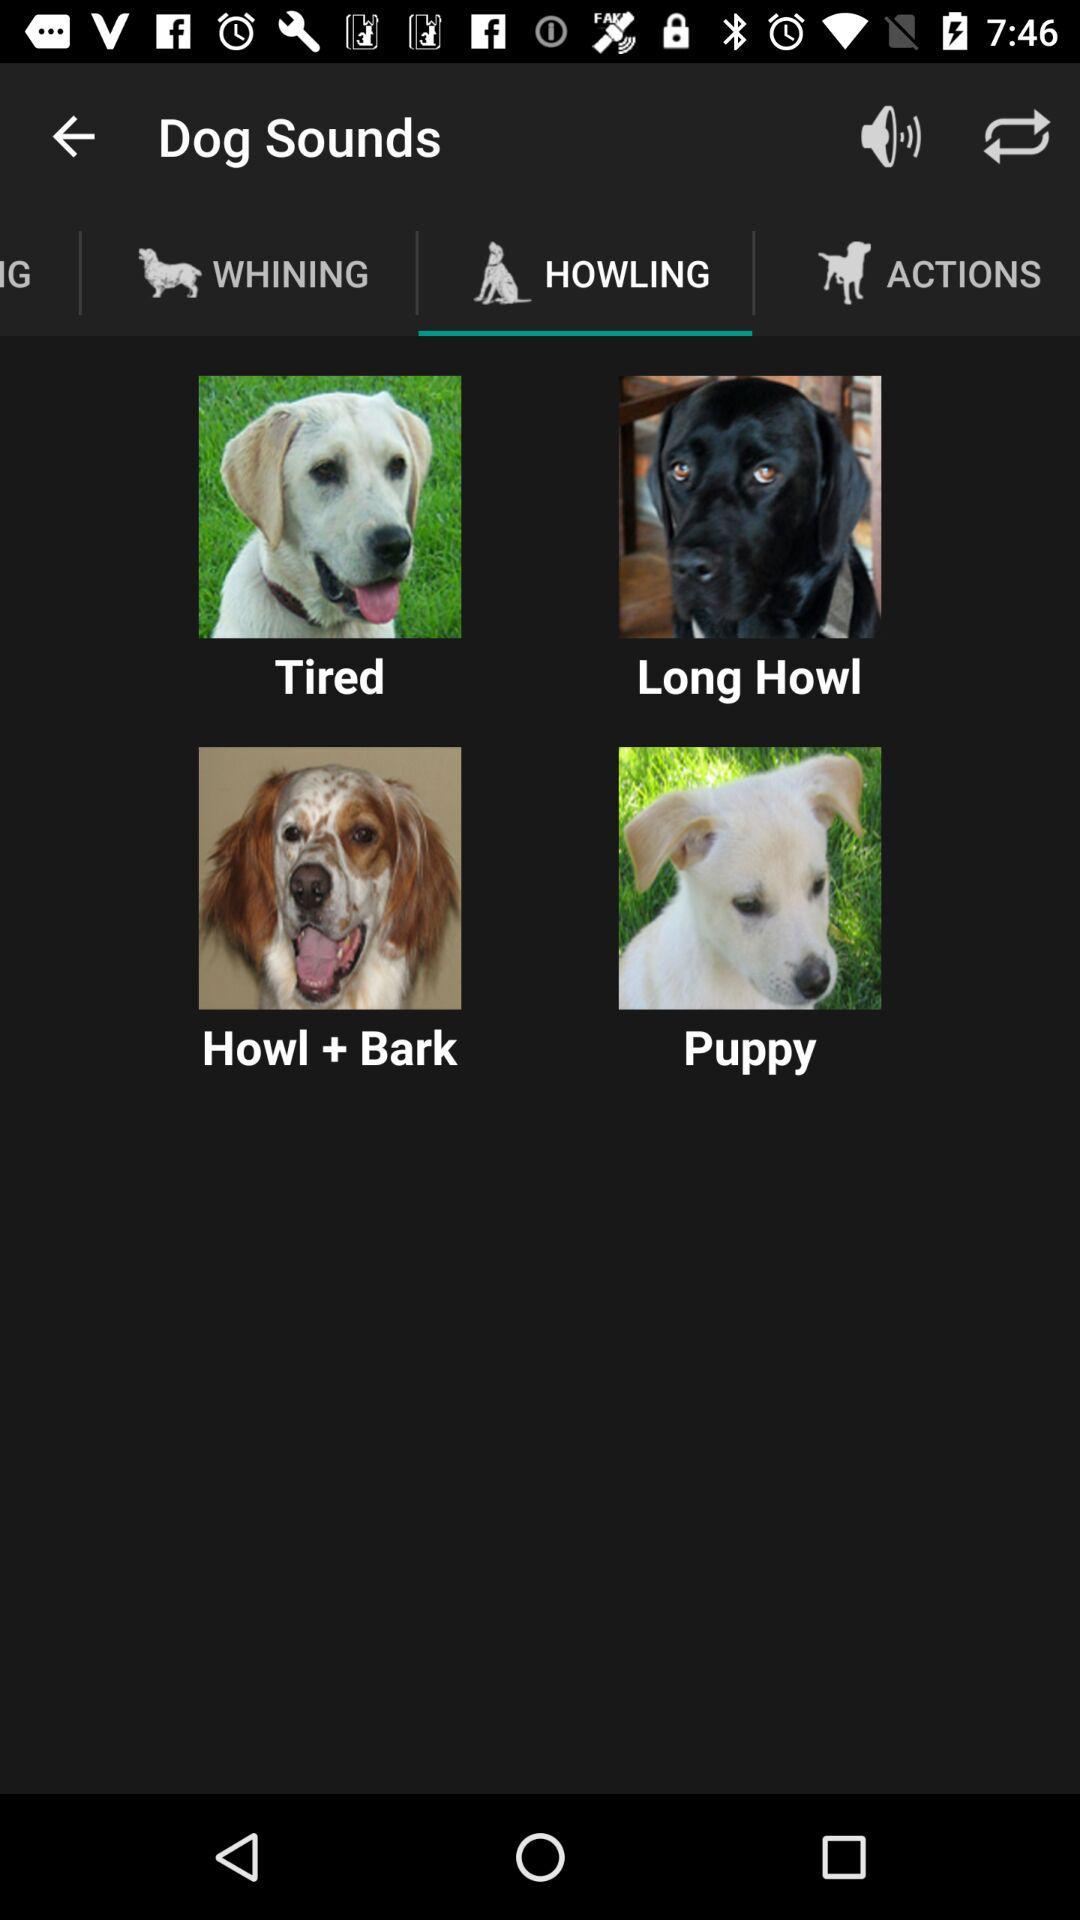 This screenshot has width=1080, height=1920. I want to click on long howl sound, so click(749, 507).